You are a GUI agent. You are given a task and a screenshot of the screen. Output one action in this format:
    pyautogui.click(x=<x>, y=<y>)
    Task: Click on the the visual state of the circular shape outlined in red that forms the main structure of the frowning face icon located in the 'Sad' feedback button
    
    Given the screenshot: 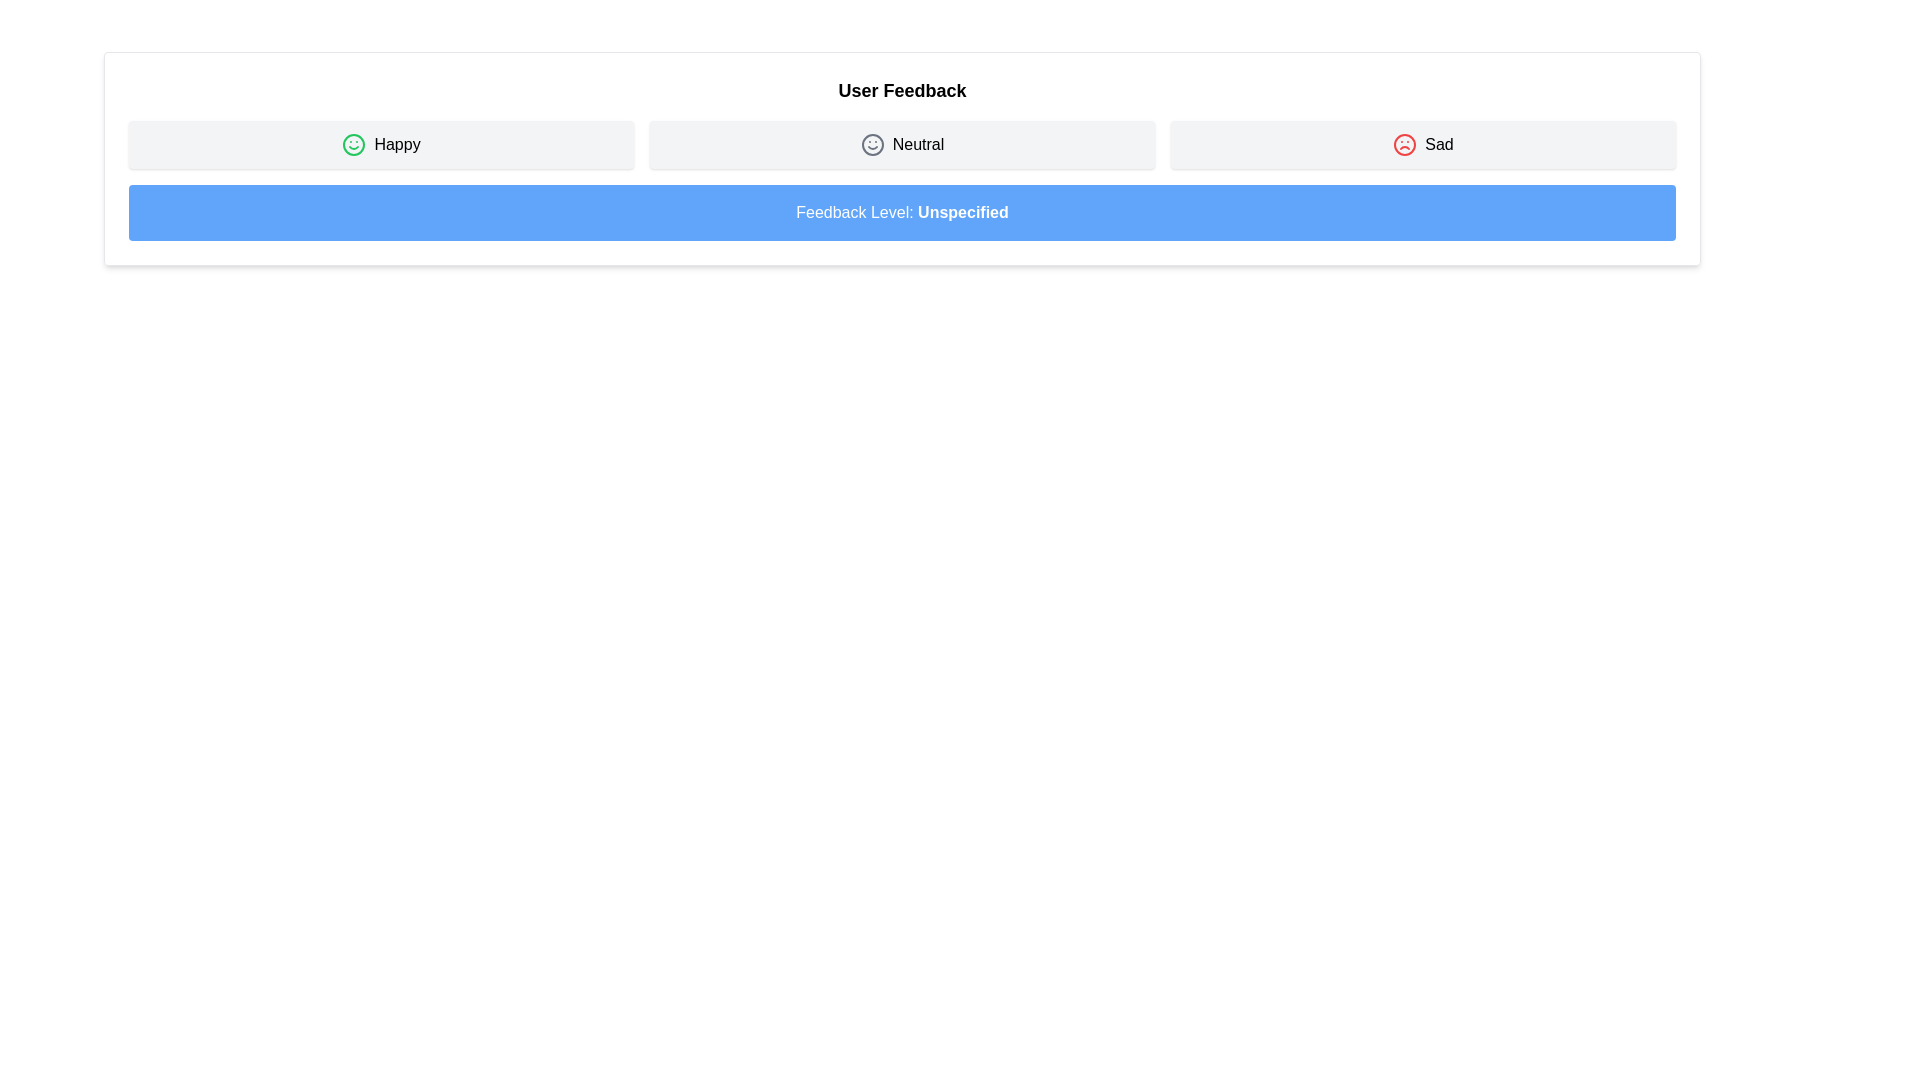 What is the action you would take?
    pyautogui.click(x=1404, y=144)
    